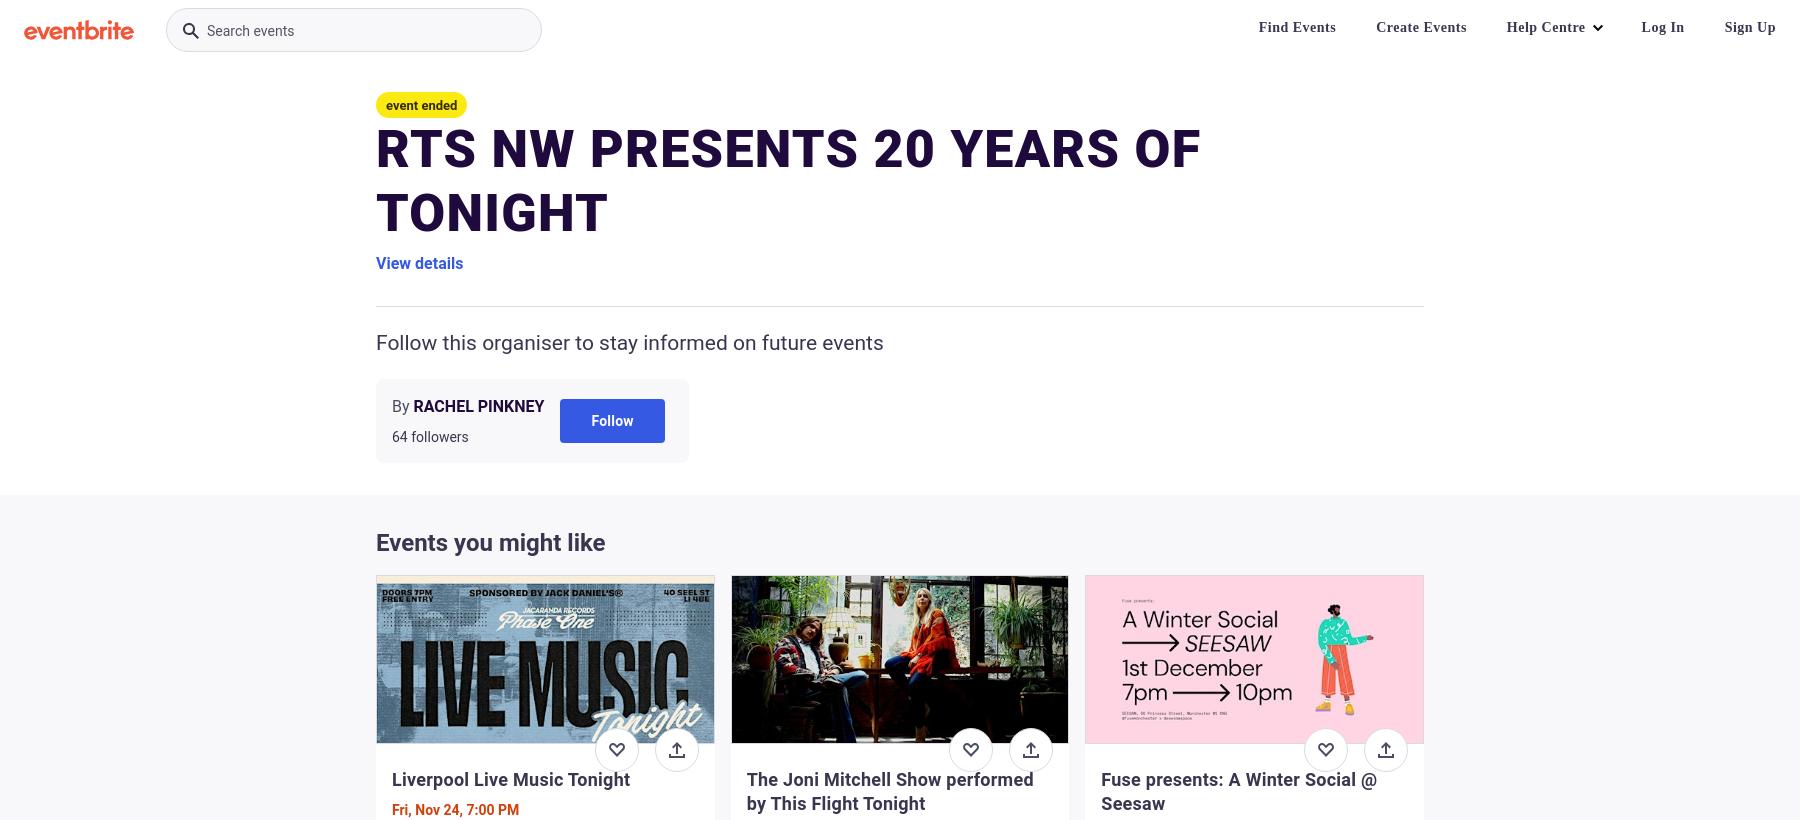 This screenshot has height=820, width=1800. What do you see at coordinates (392, 406) in the screenshot?
I see `'By'` at bounding box center [392, 406].